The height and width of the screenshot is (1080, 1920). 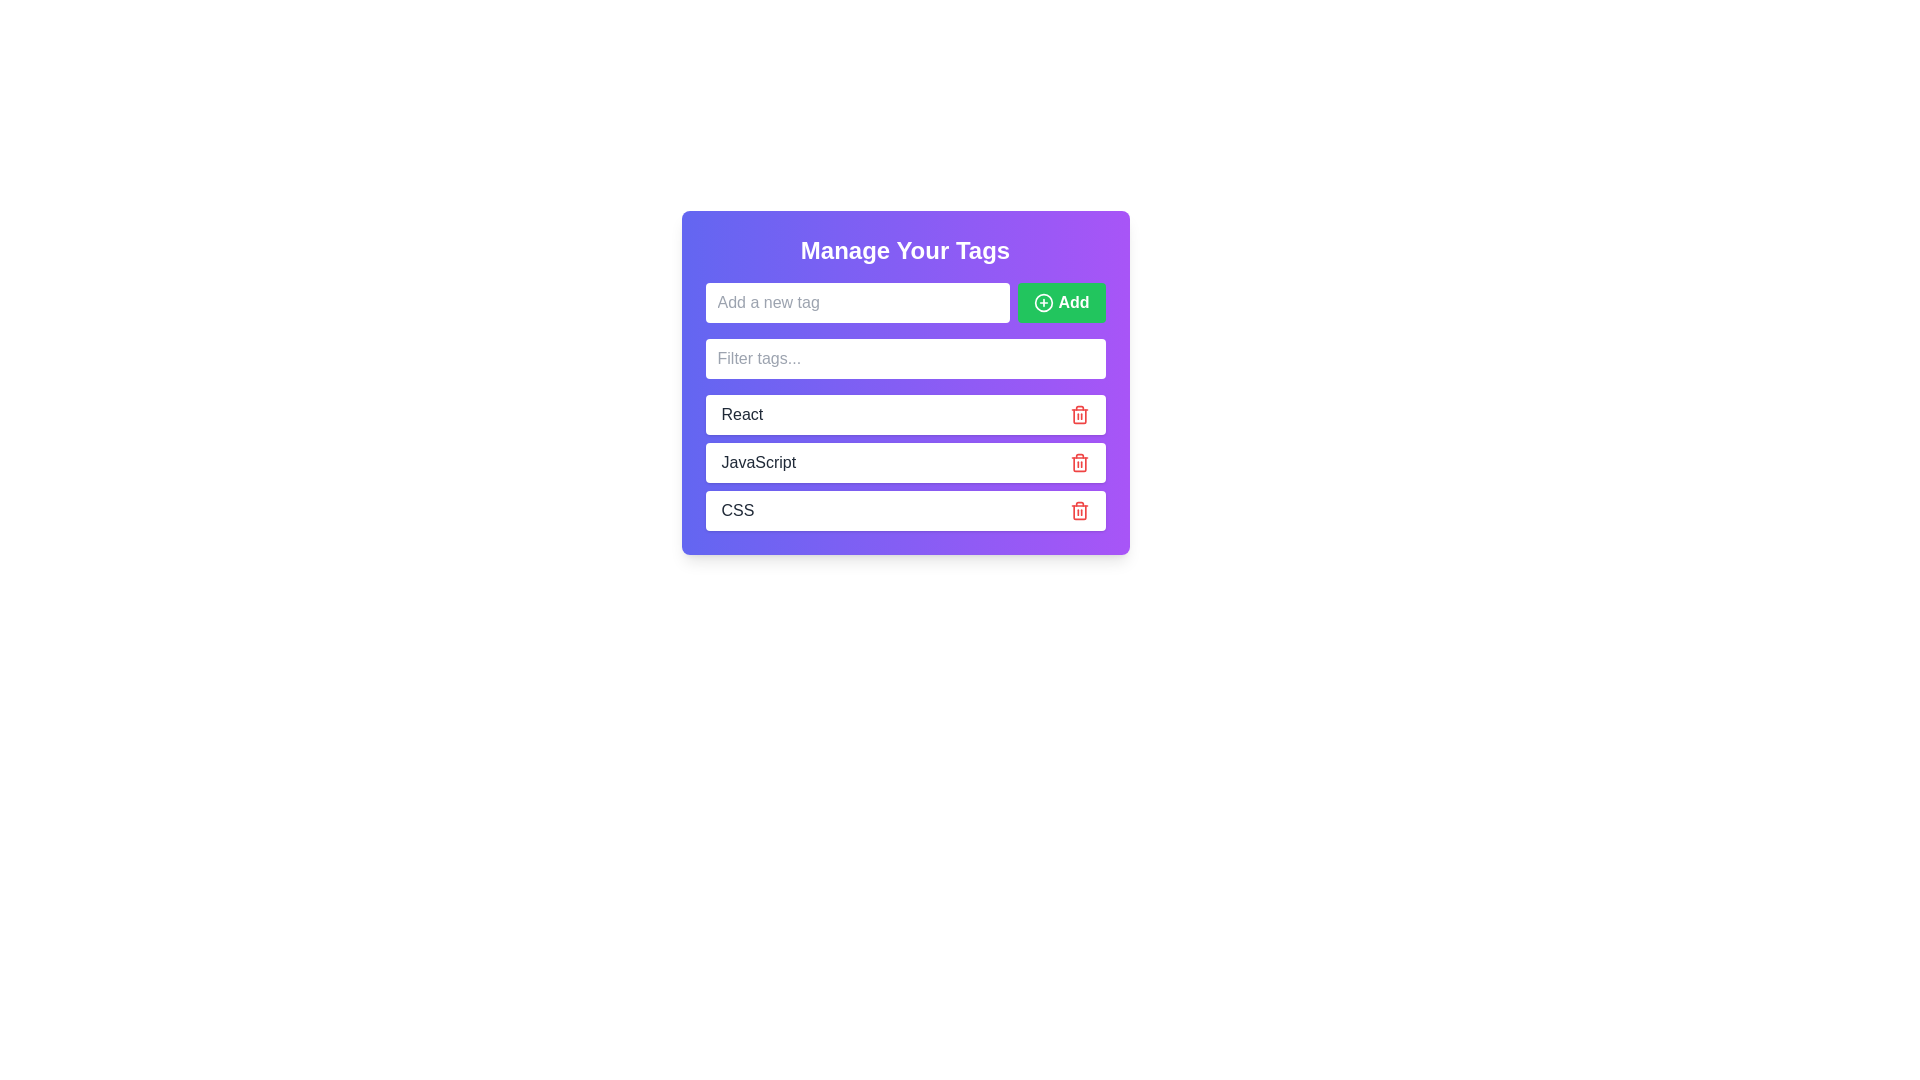 I want to click on the 'React' text element, which is displayed in bold black font against a white background, so click(x=741, y=414).